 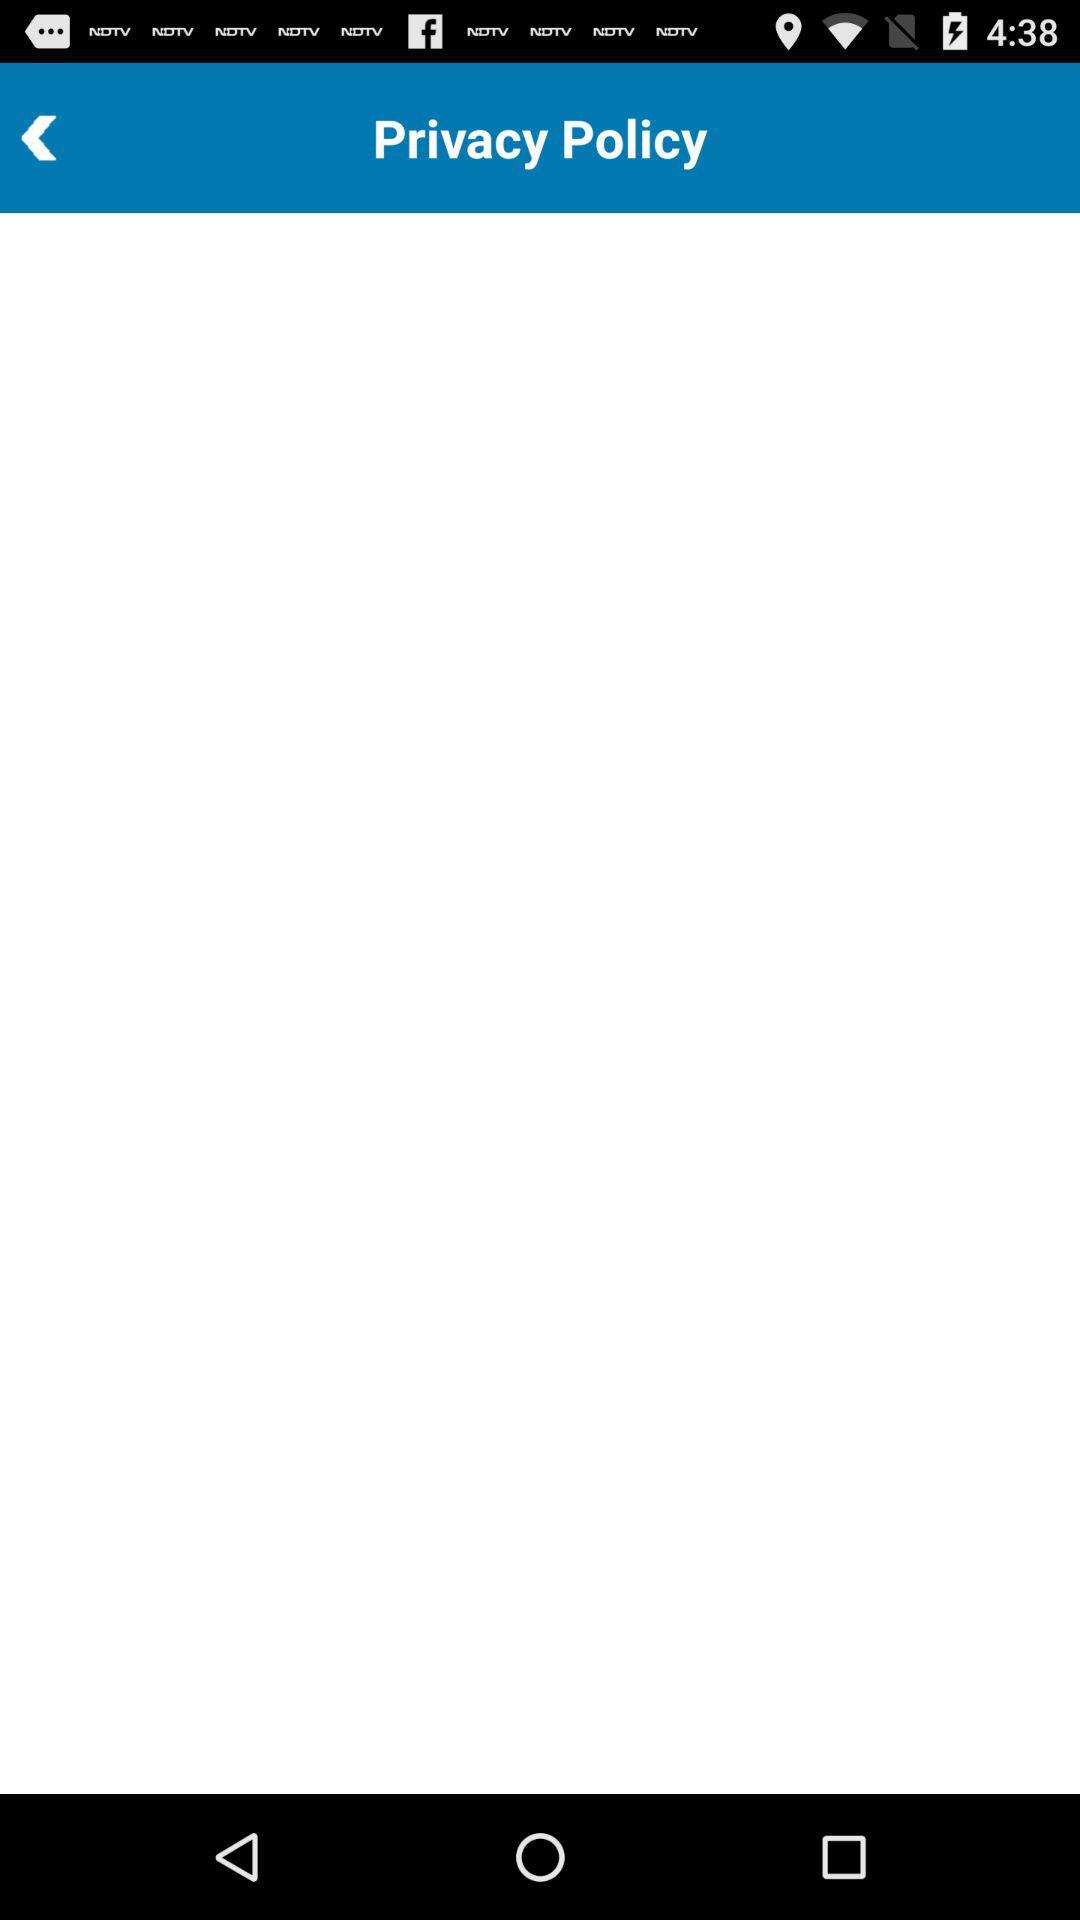 What do you see at coordinates (93, 137) in the screenshot?
I see `app next to the privacy policy app` at bounding box center [93, 137].